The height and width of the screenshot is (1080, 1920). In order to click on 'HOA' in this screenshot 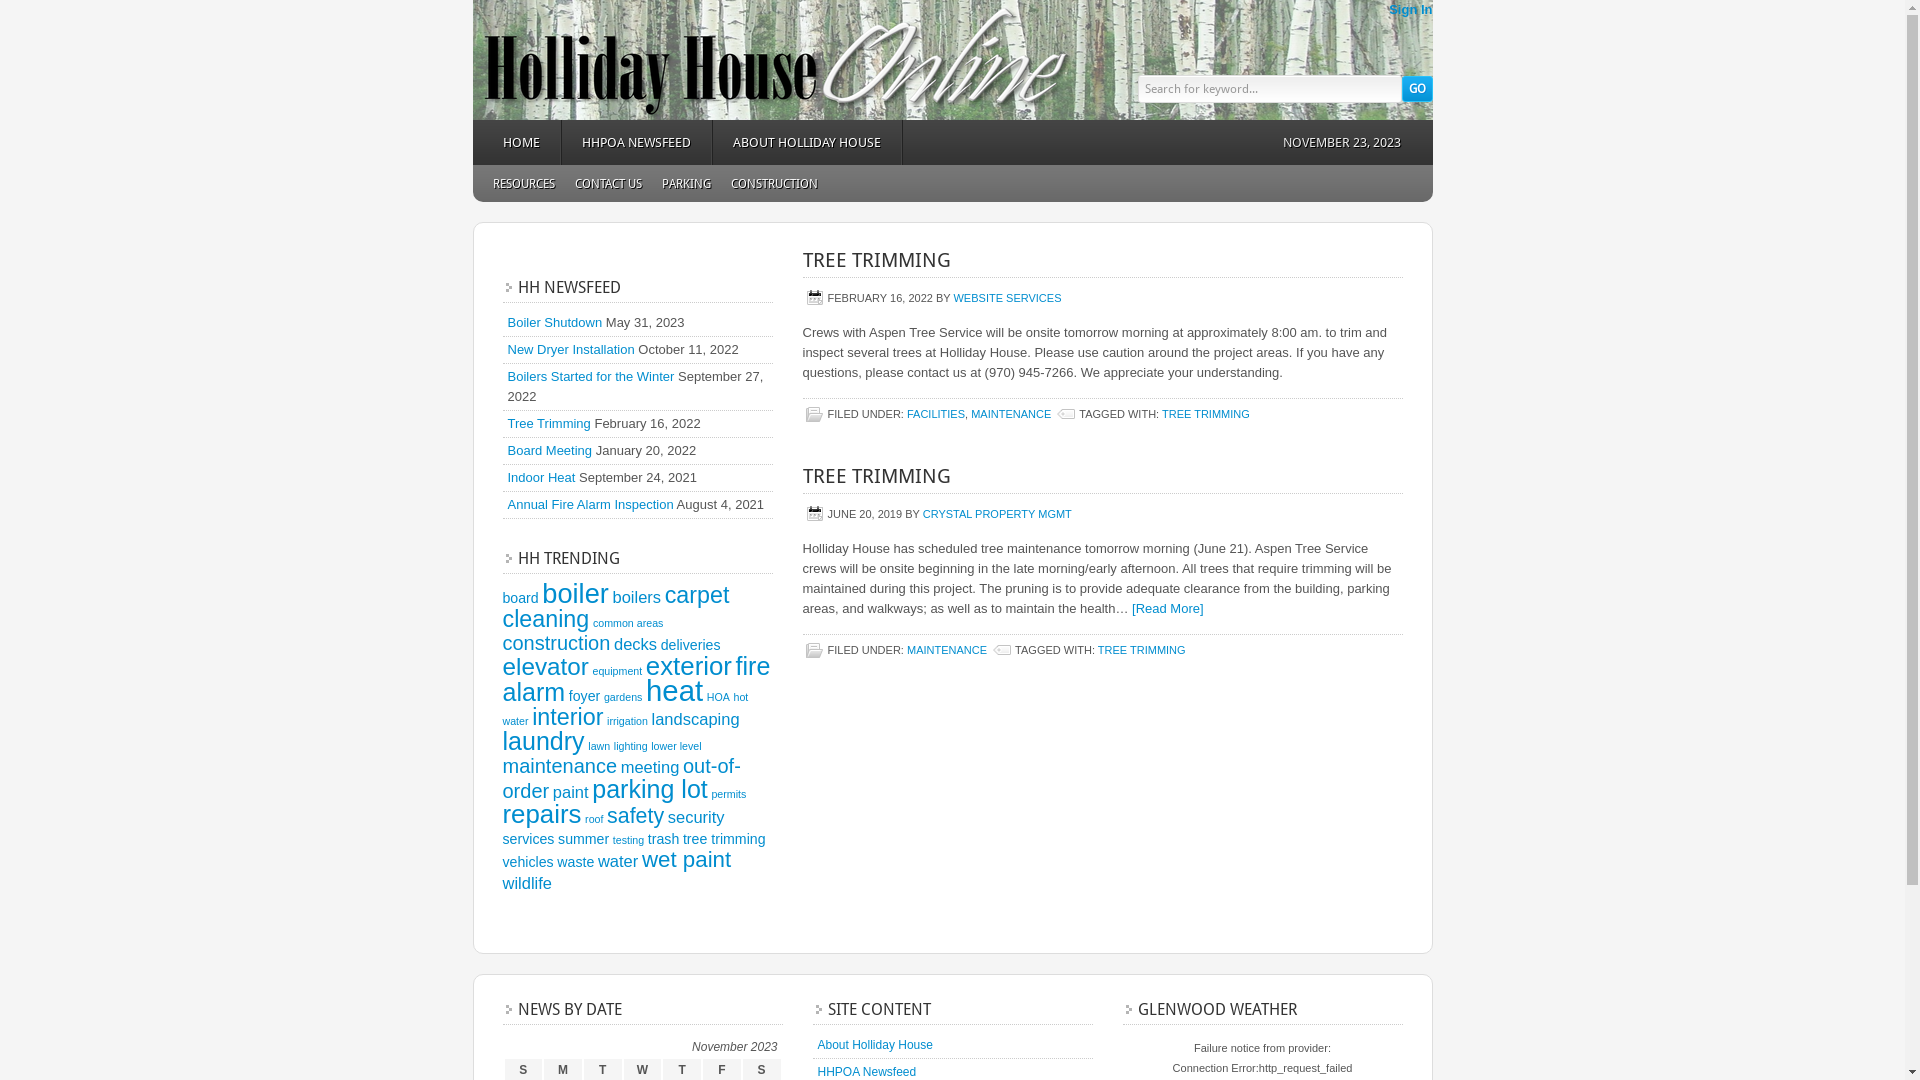, I will do `click(718, 696)`.